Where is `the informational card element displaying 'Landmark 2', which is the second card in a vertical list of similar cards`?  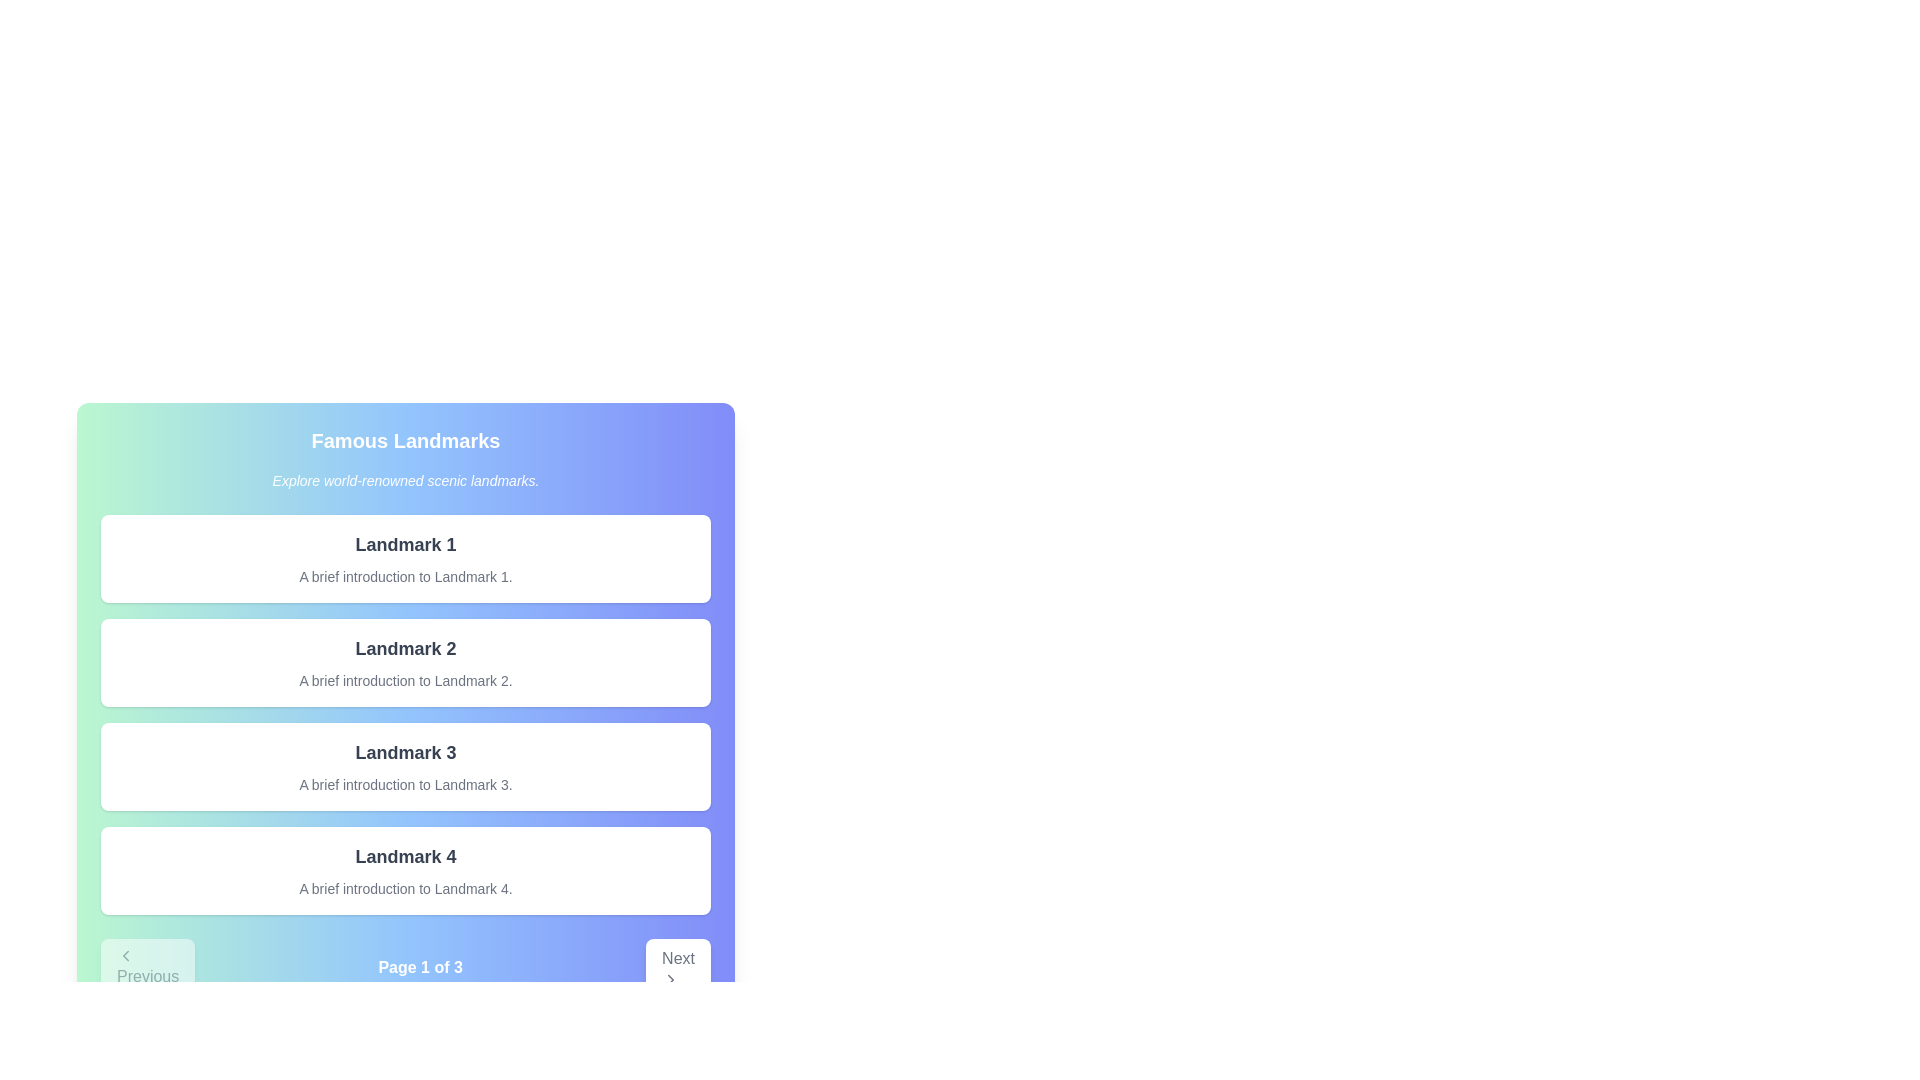
the informational card element displaying 'Landmark 2', which is the second card in a vertical list of similar cards is located at coordinates (405, 663).